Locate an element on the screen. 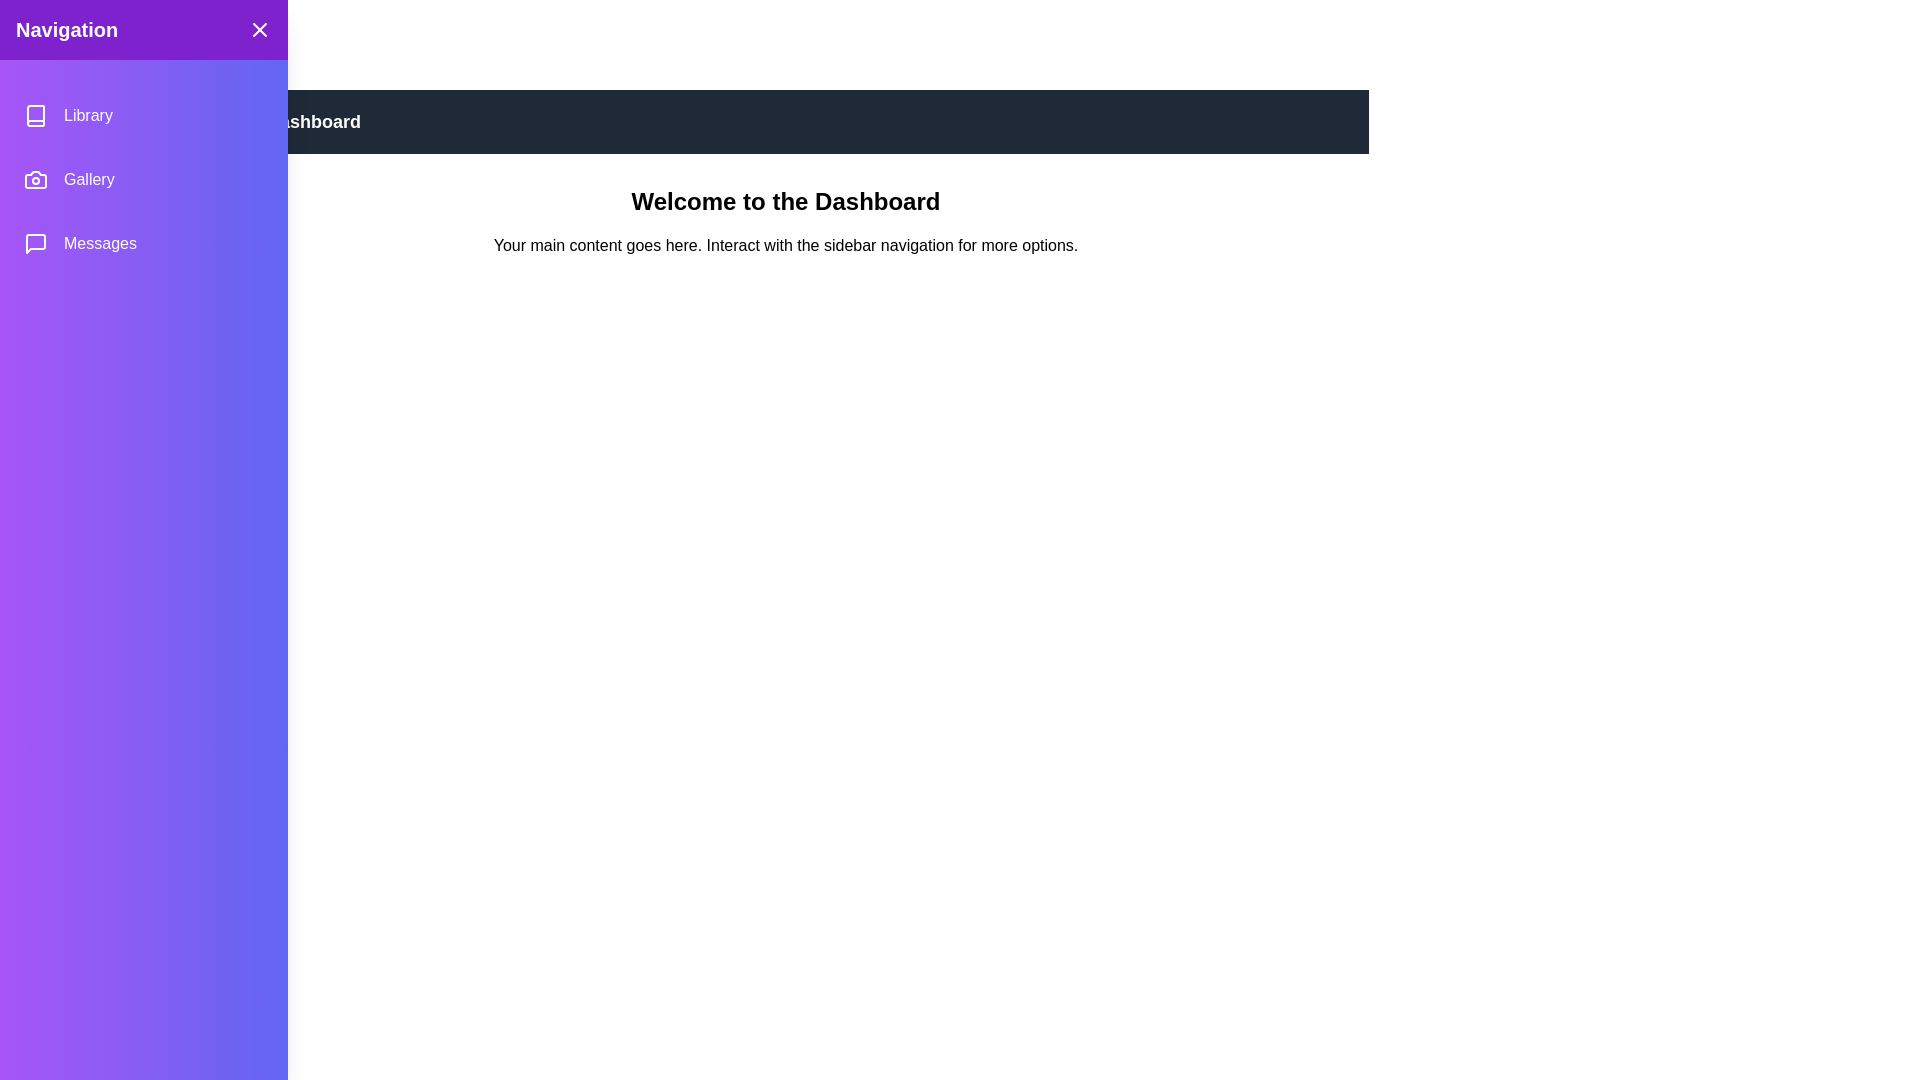 Image resolution: width=1920 pixels, height=1080 pixels. the book-like icon in the sidebar navigation panel, located immediately to the left of the 'Library' text label is located at coordinates (35, 115).